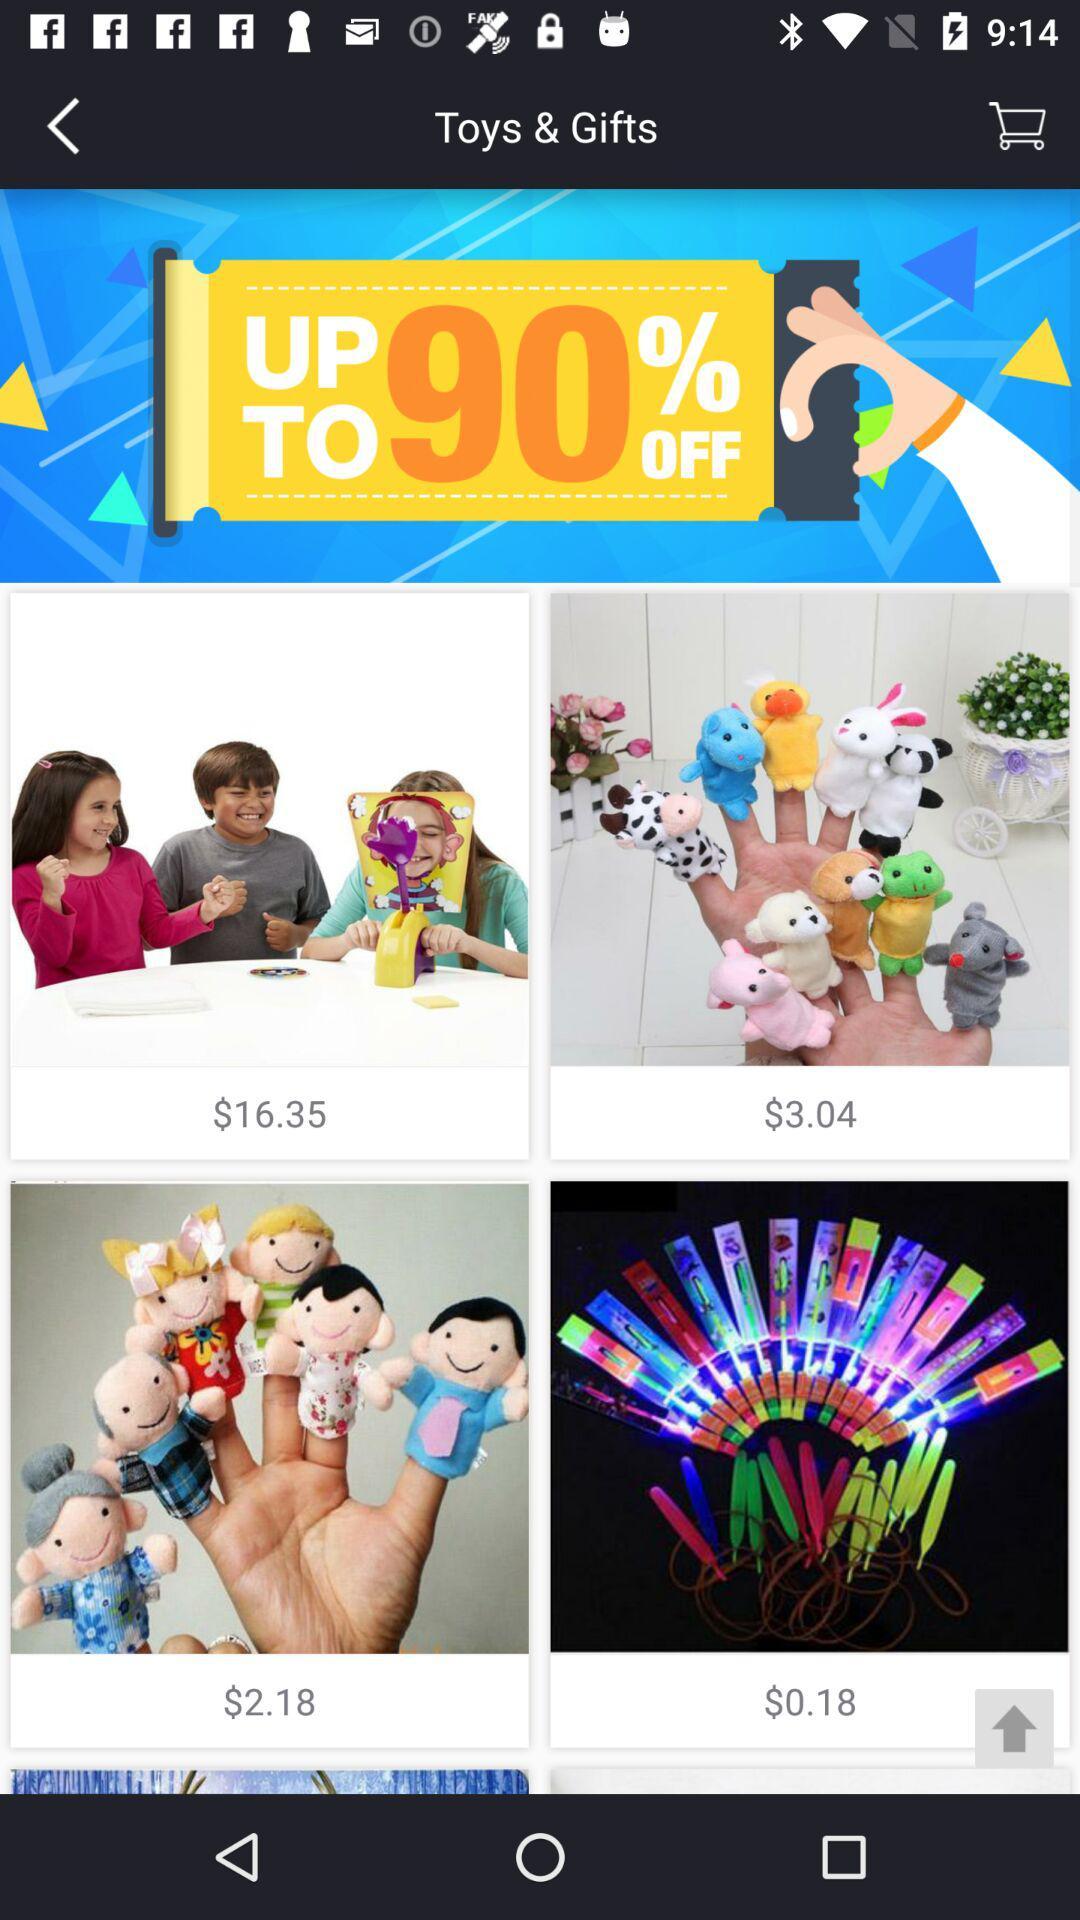 Image resolution: width=1080 pixels, height=1920 pixels. I want to click on the icon next to the $2.18 item, so click(1014, 1727).